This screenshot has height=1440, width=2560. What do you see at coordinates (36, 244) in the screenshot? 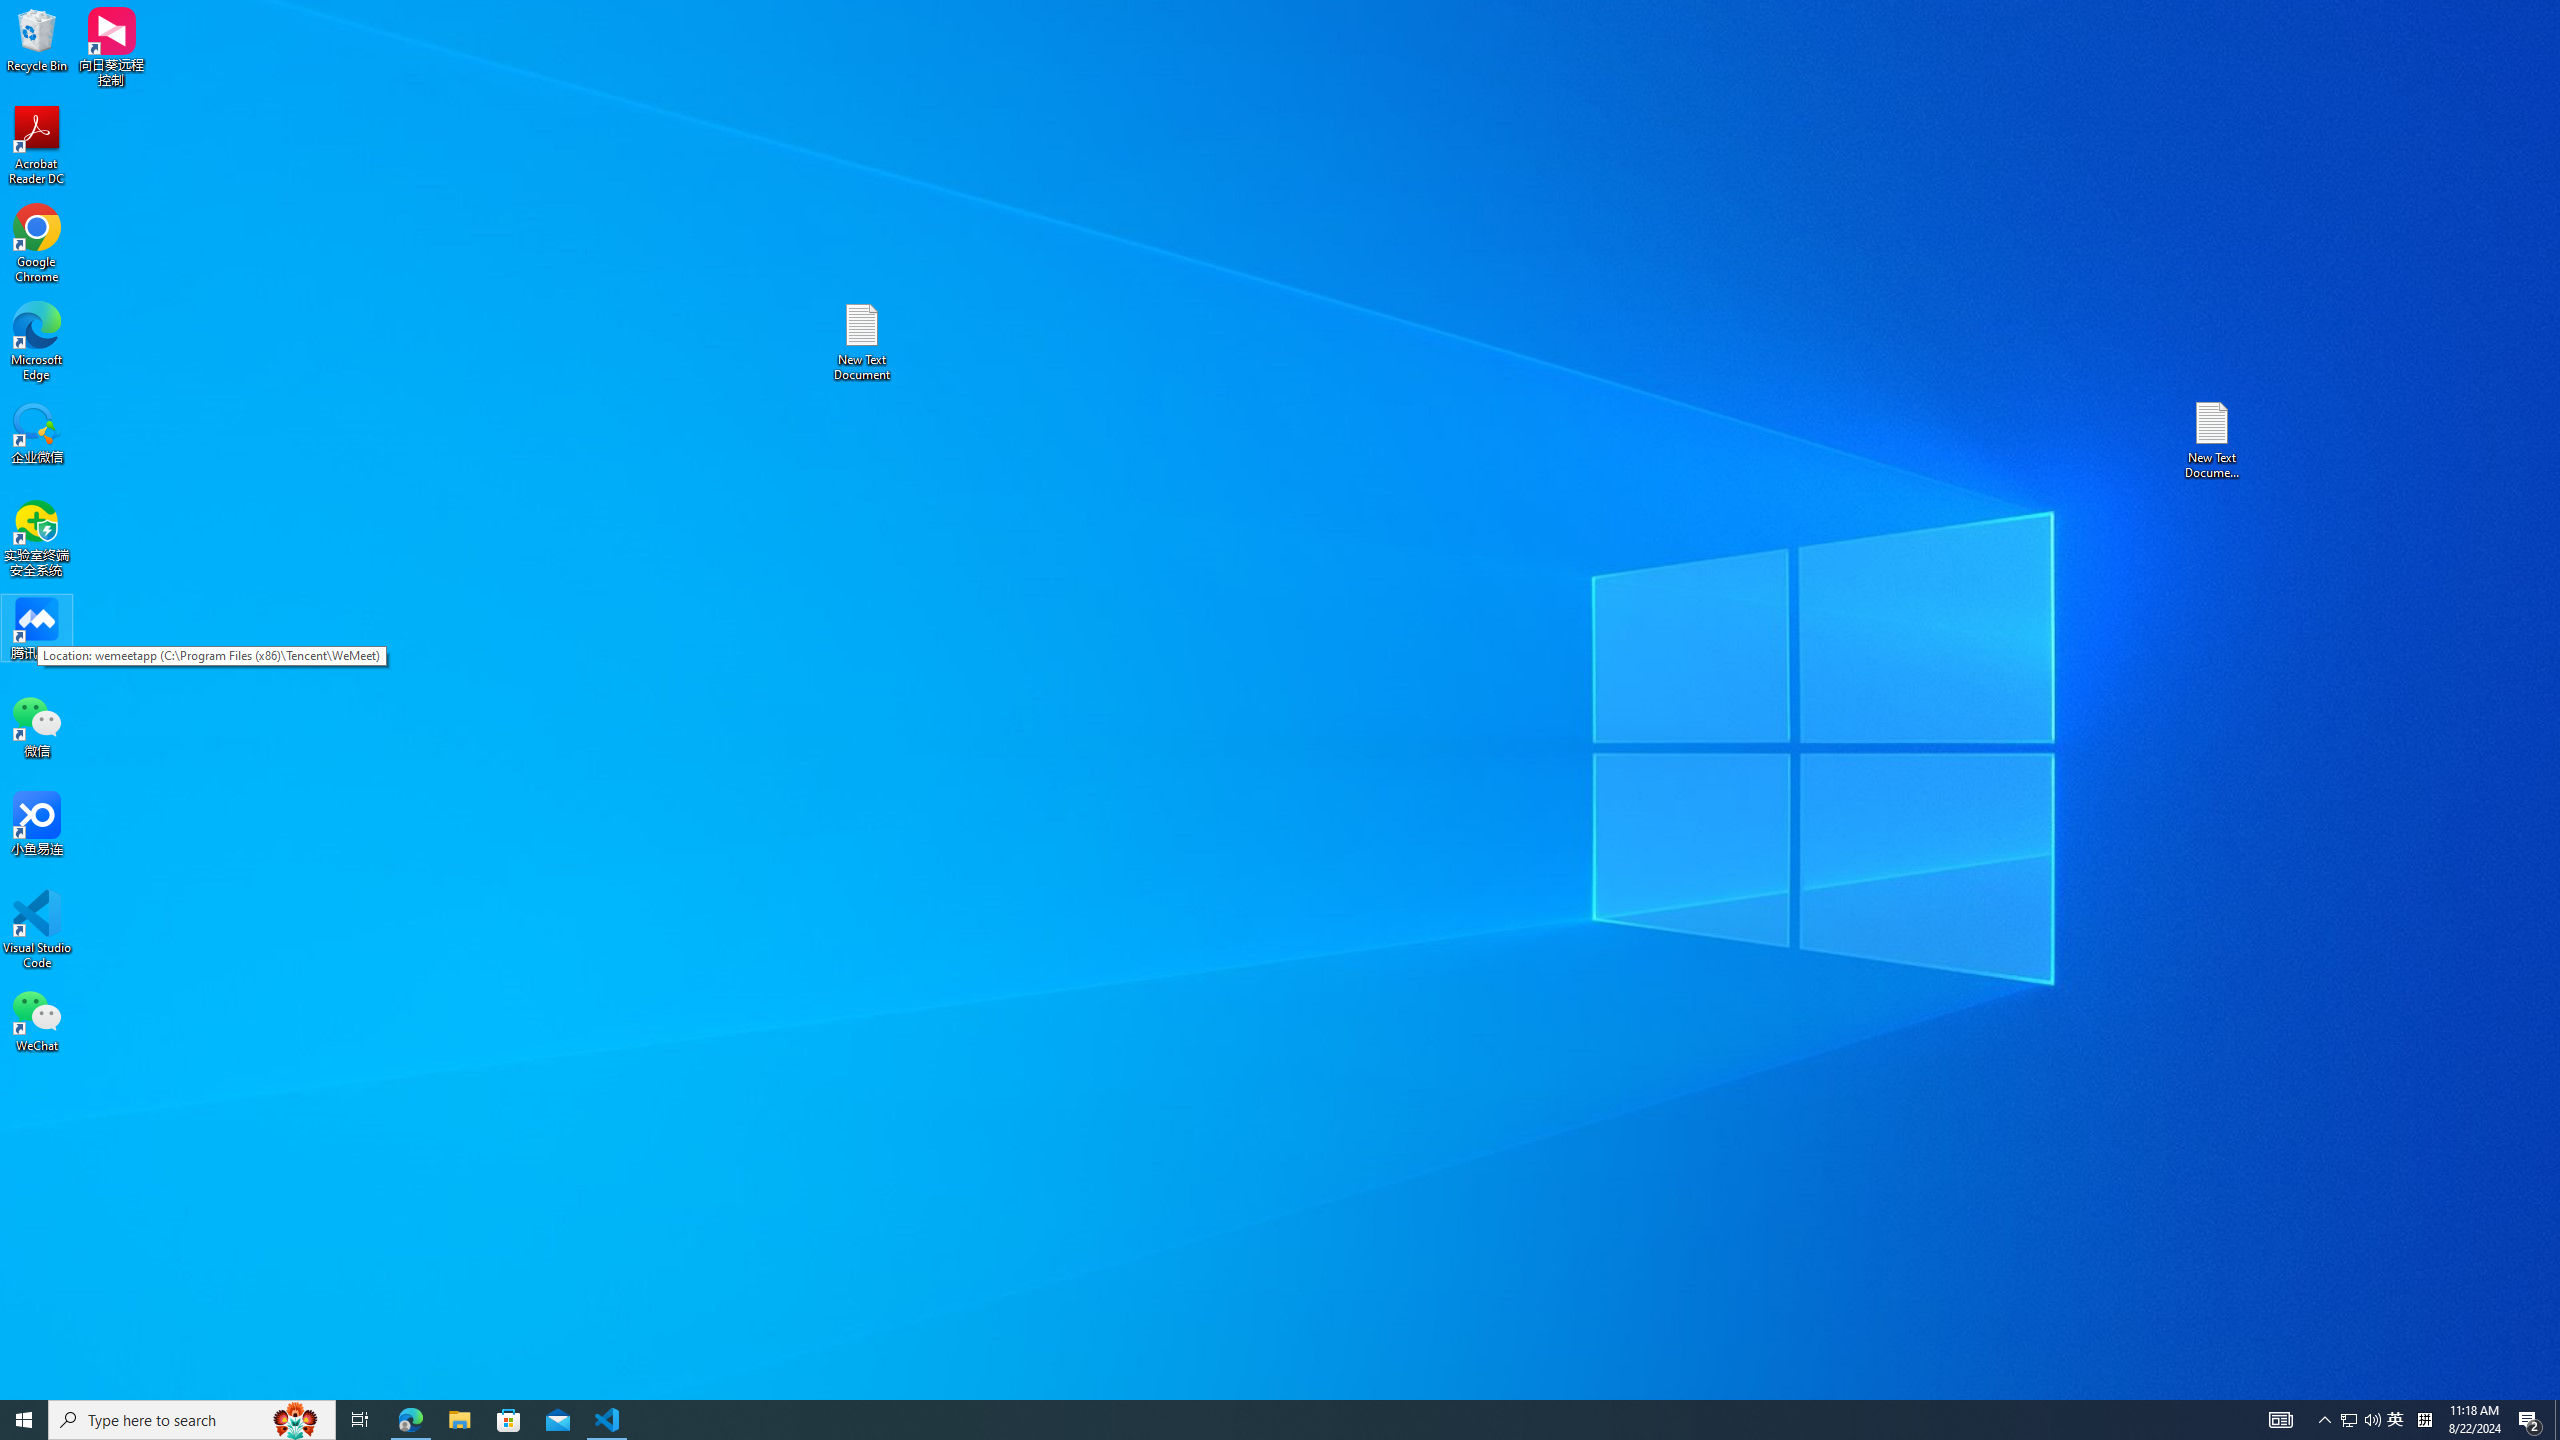
I see `'Google Chrome'` at bounding box center [36, 244].